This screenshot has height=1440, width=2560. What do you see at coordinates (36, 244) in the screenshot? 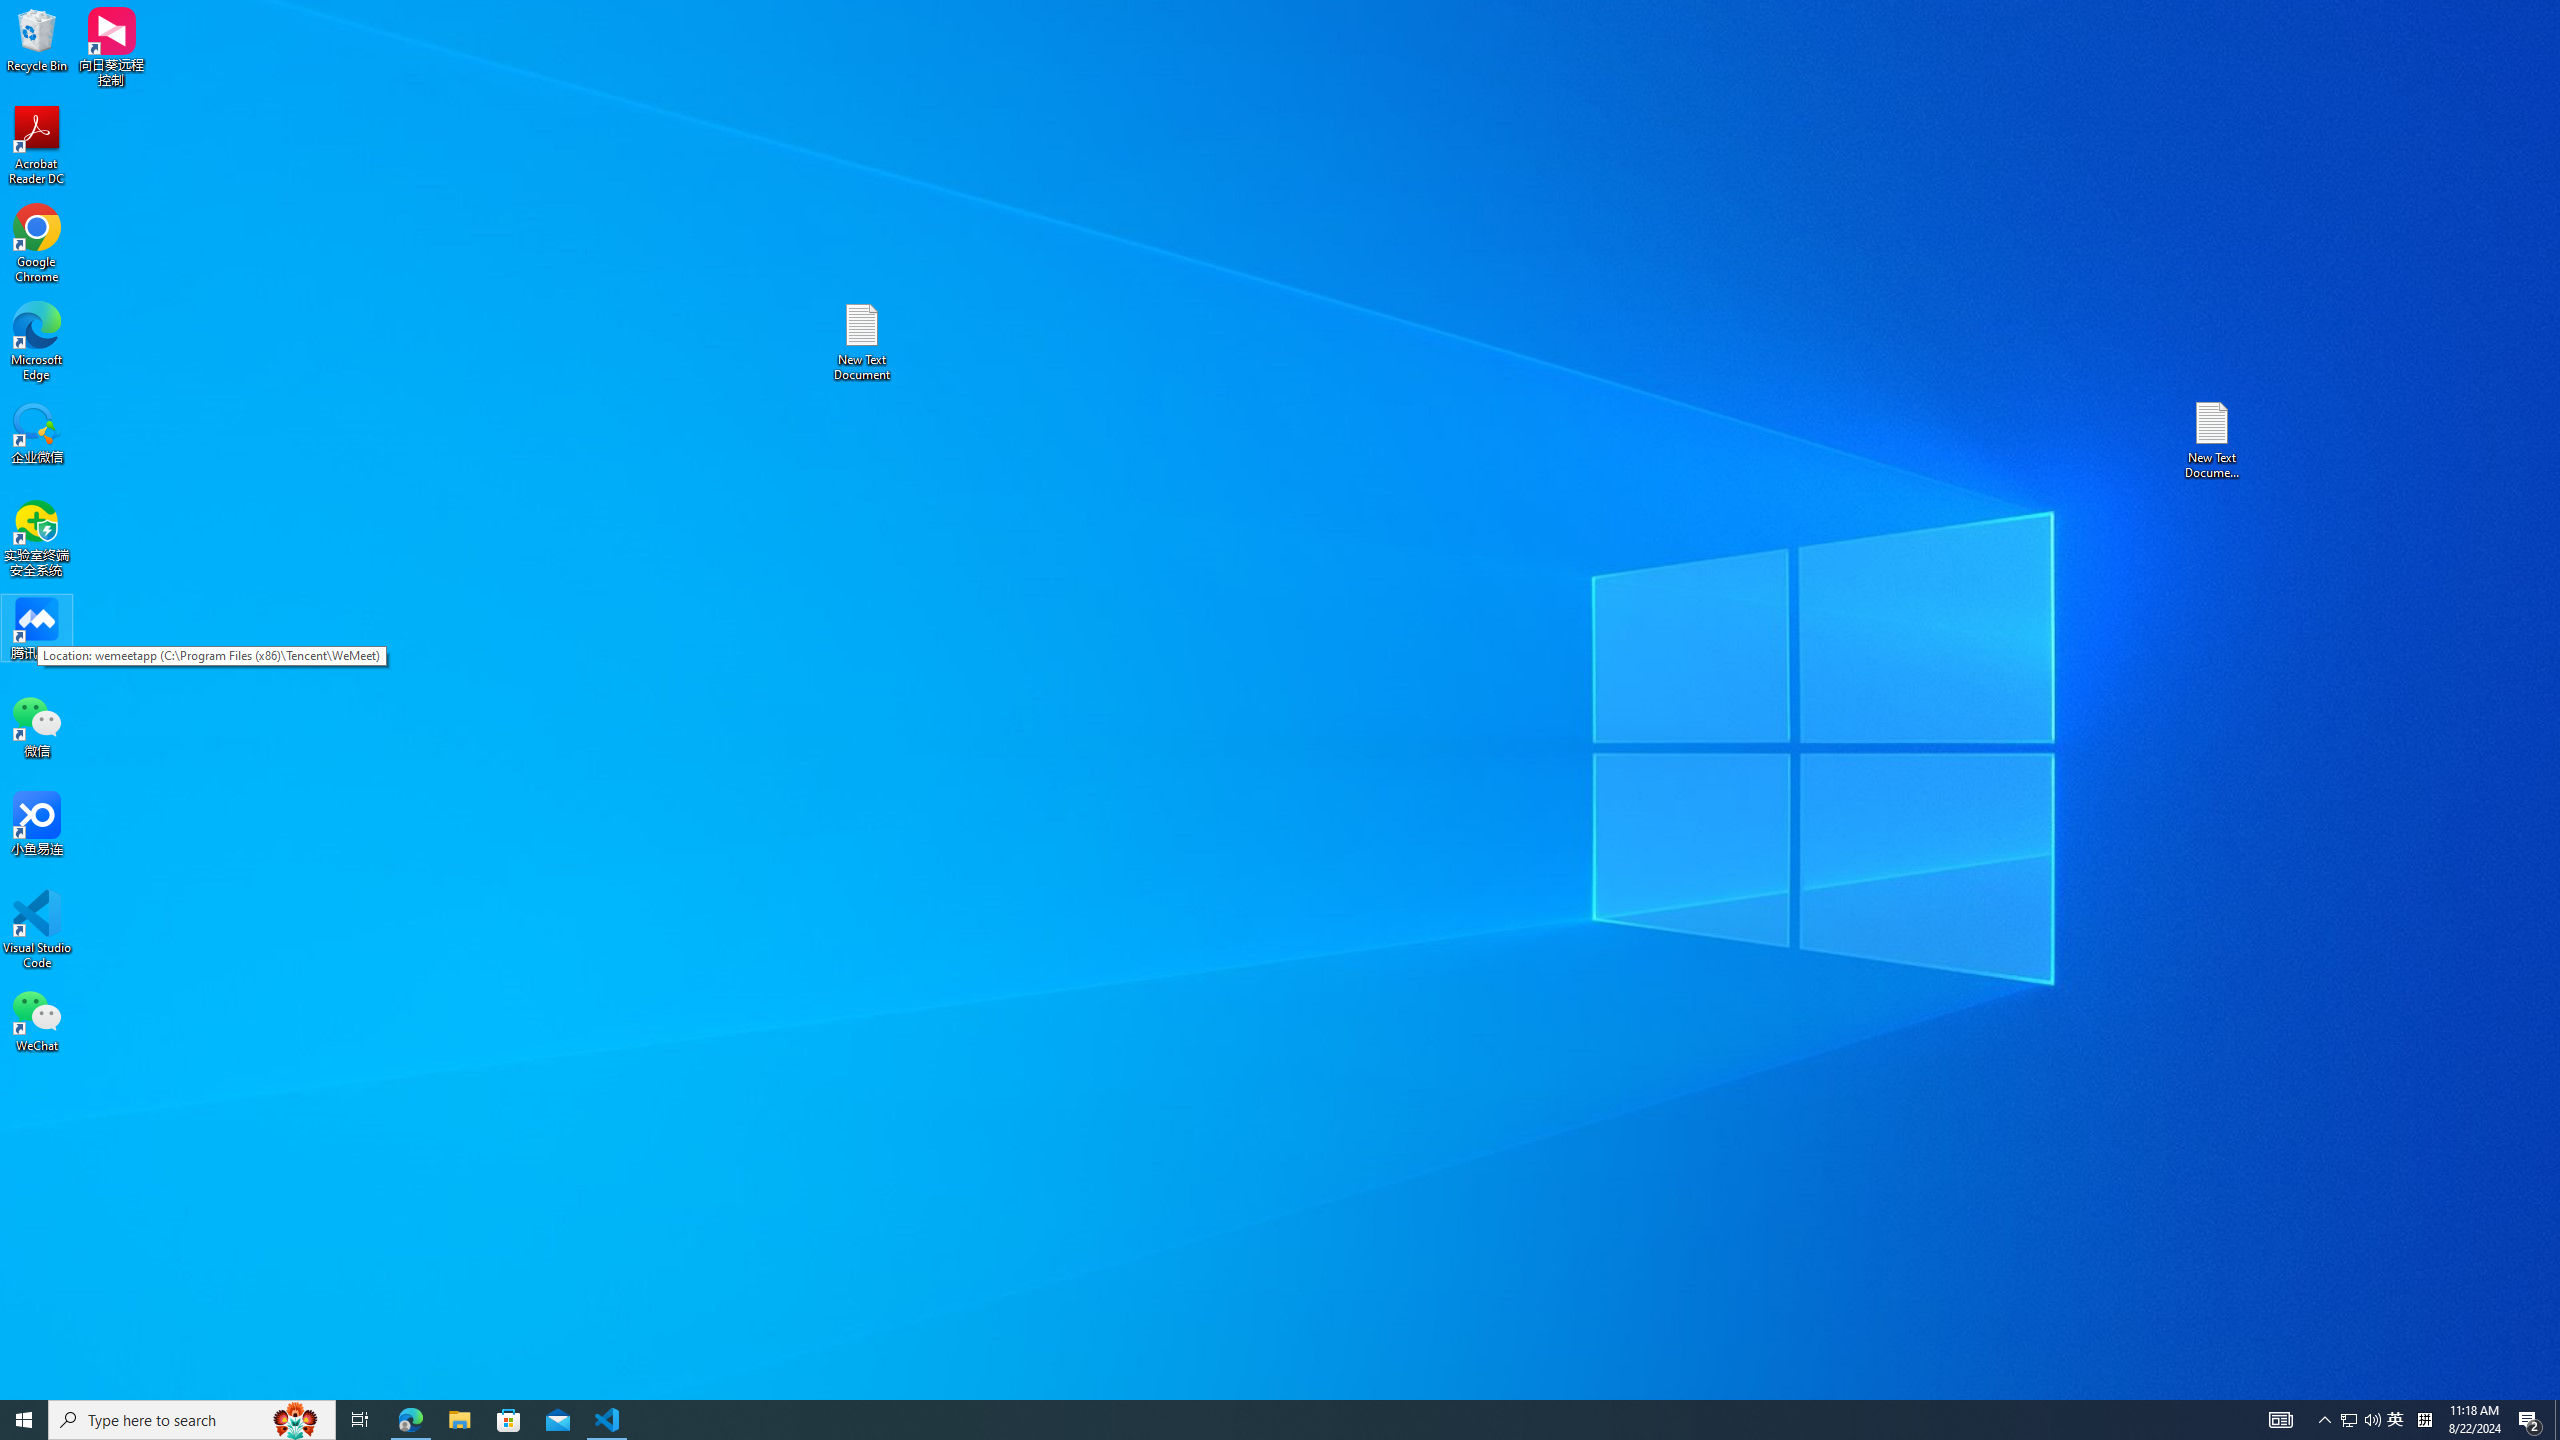
I see `'Google Chrome'` at bounding box center [36, 244].